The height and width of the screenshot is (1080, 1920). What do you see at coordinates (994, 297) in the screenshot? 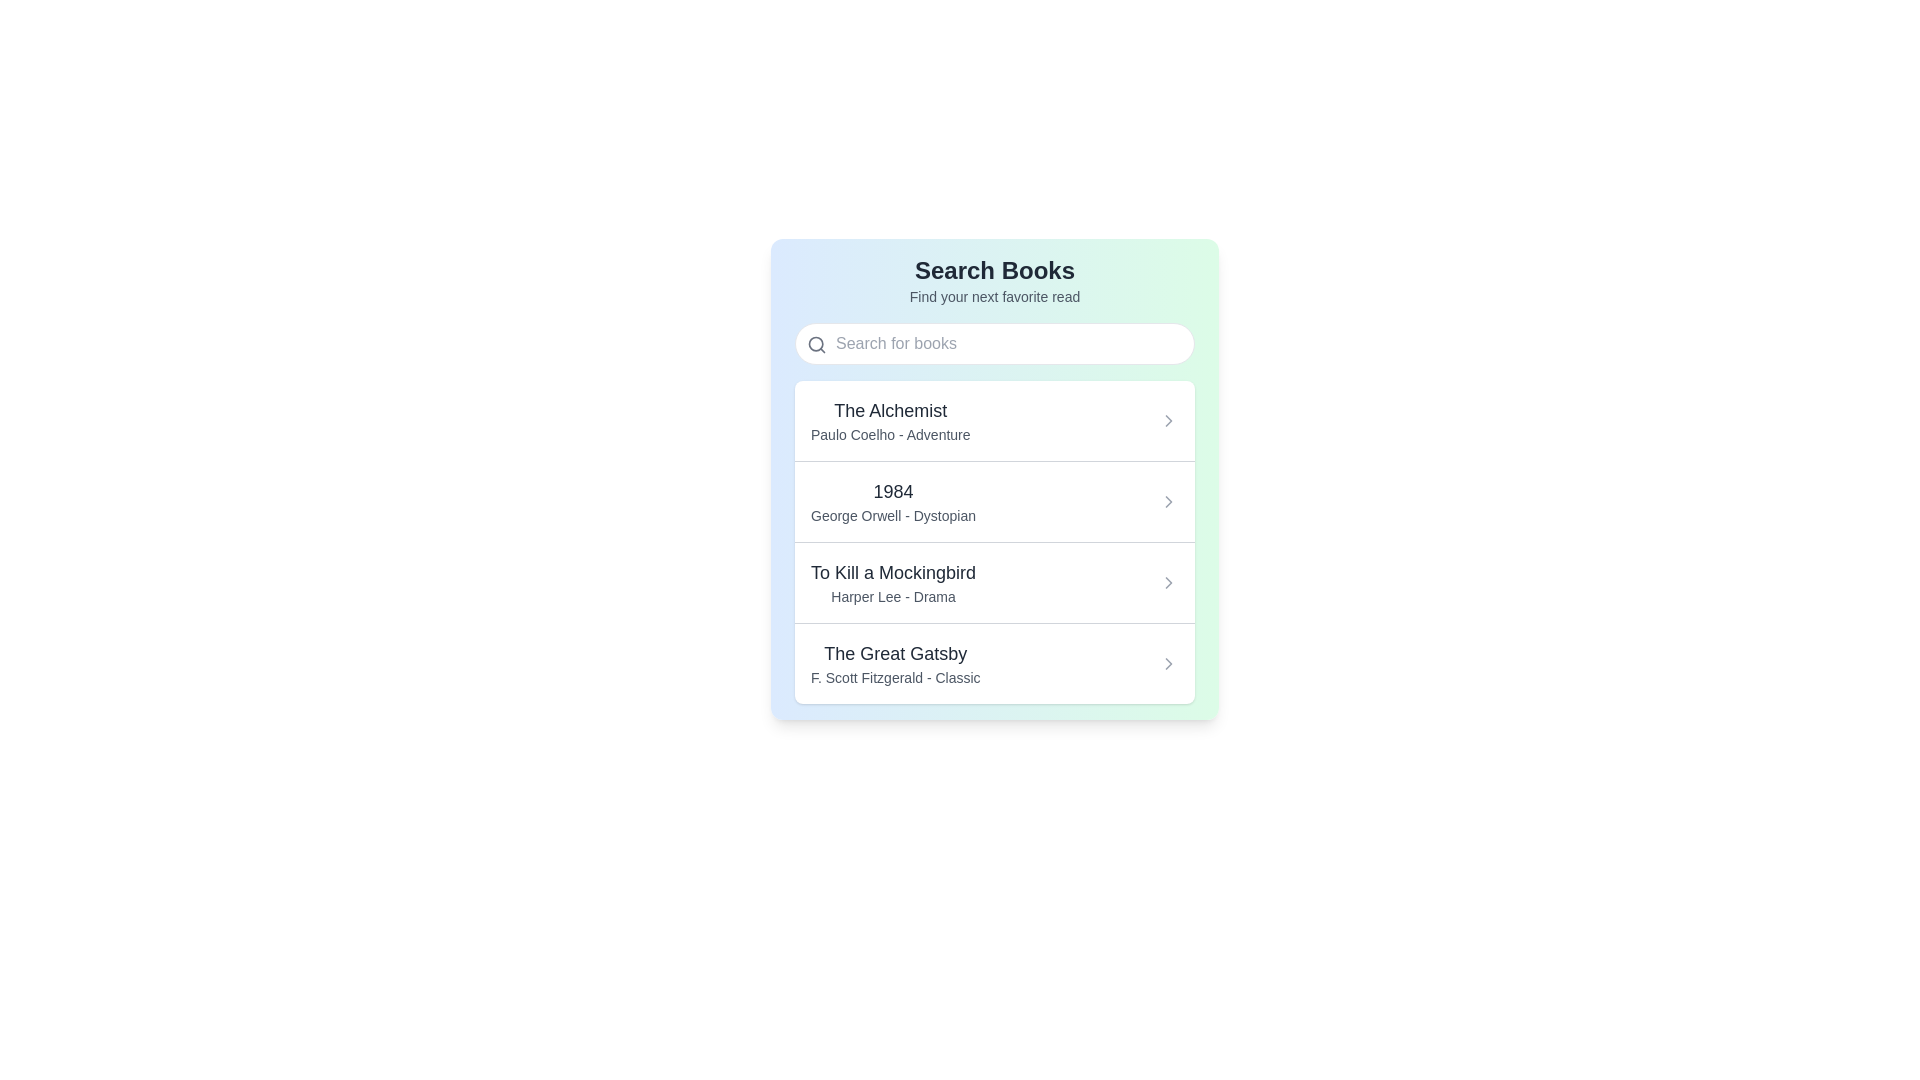
I see `the static text label that reads 'Find your next favorite read.' located under the 'Search Books' title` at bounding box center [994, 297].